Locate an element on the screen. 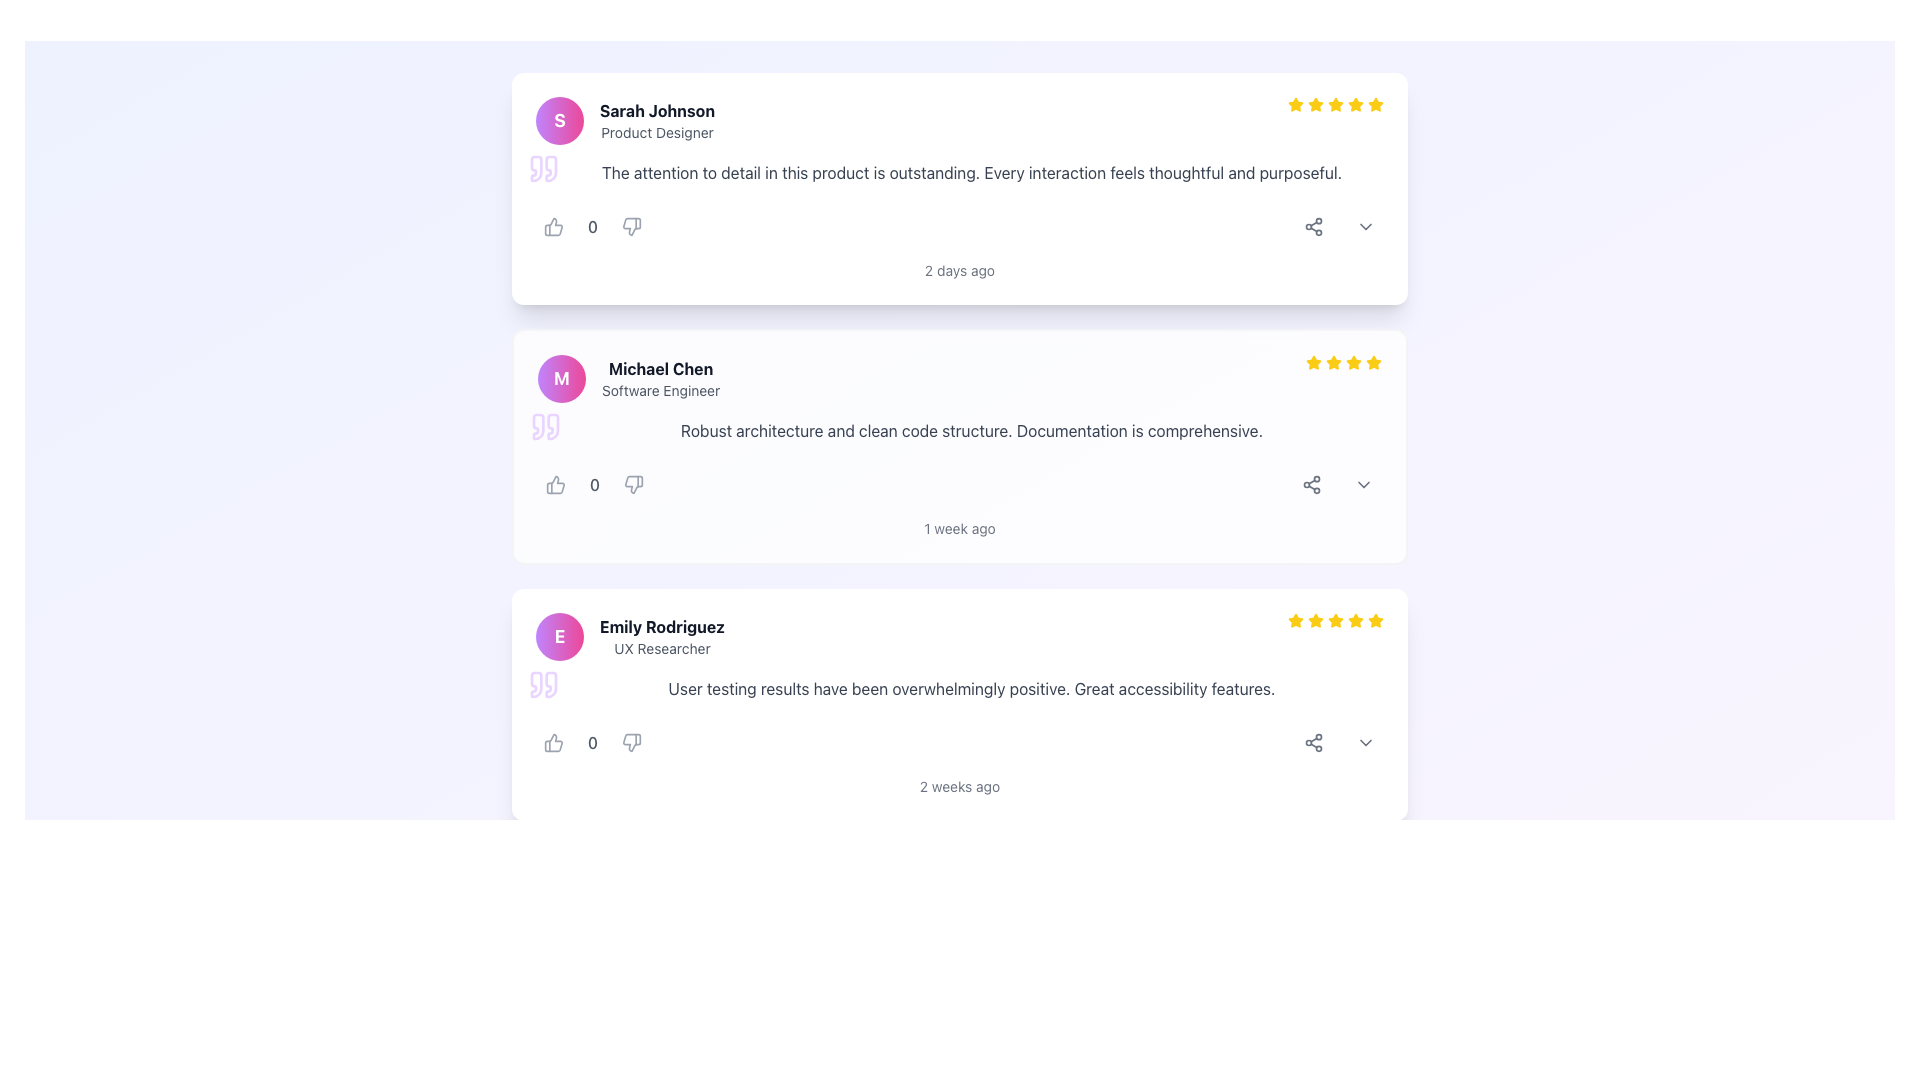  the thumbs-up icon button, which is a gray rounded icon located below the comment titled 'Michael Chen' and is the first interactive element on the left is located at coordinates (556, 485).